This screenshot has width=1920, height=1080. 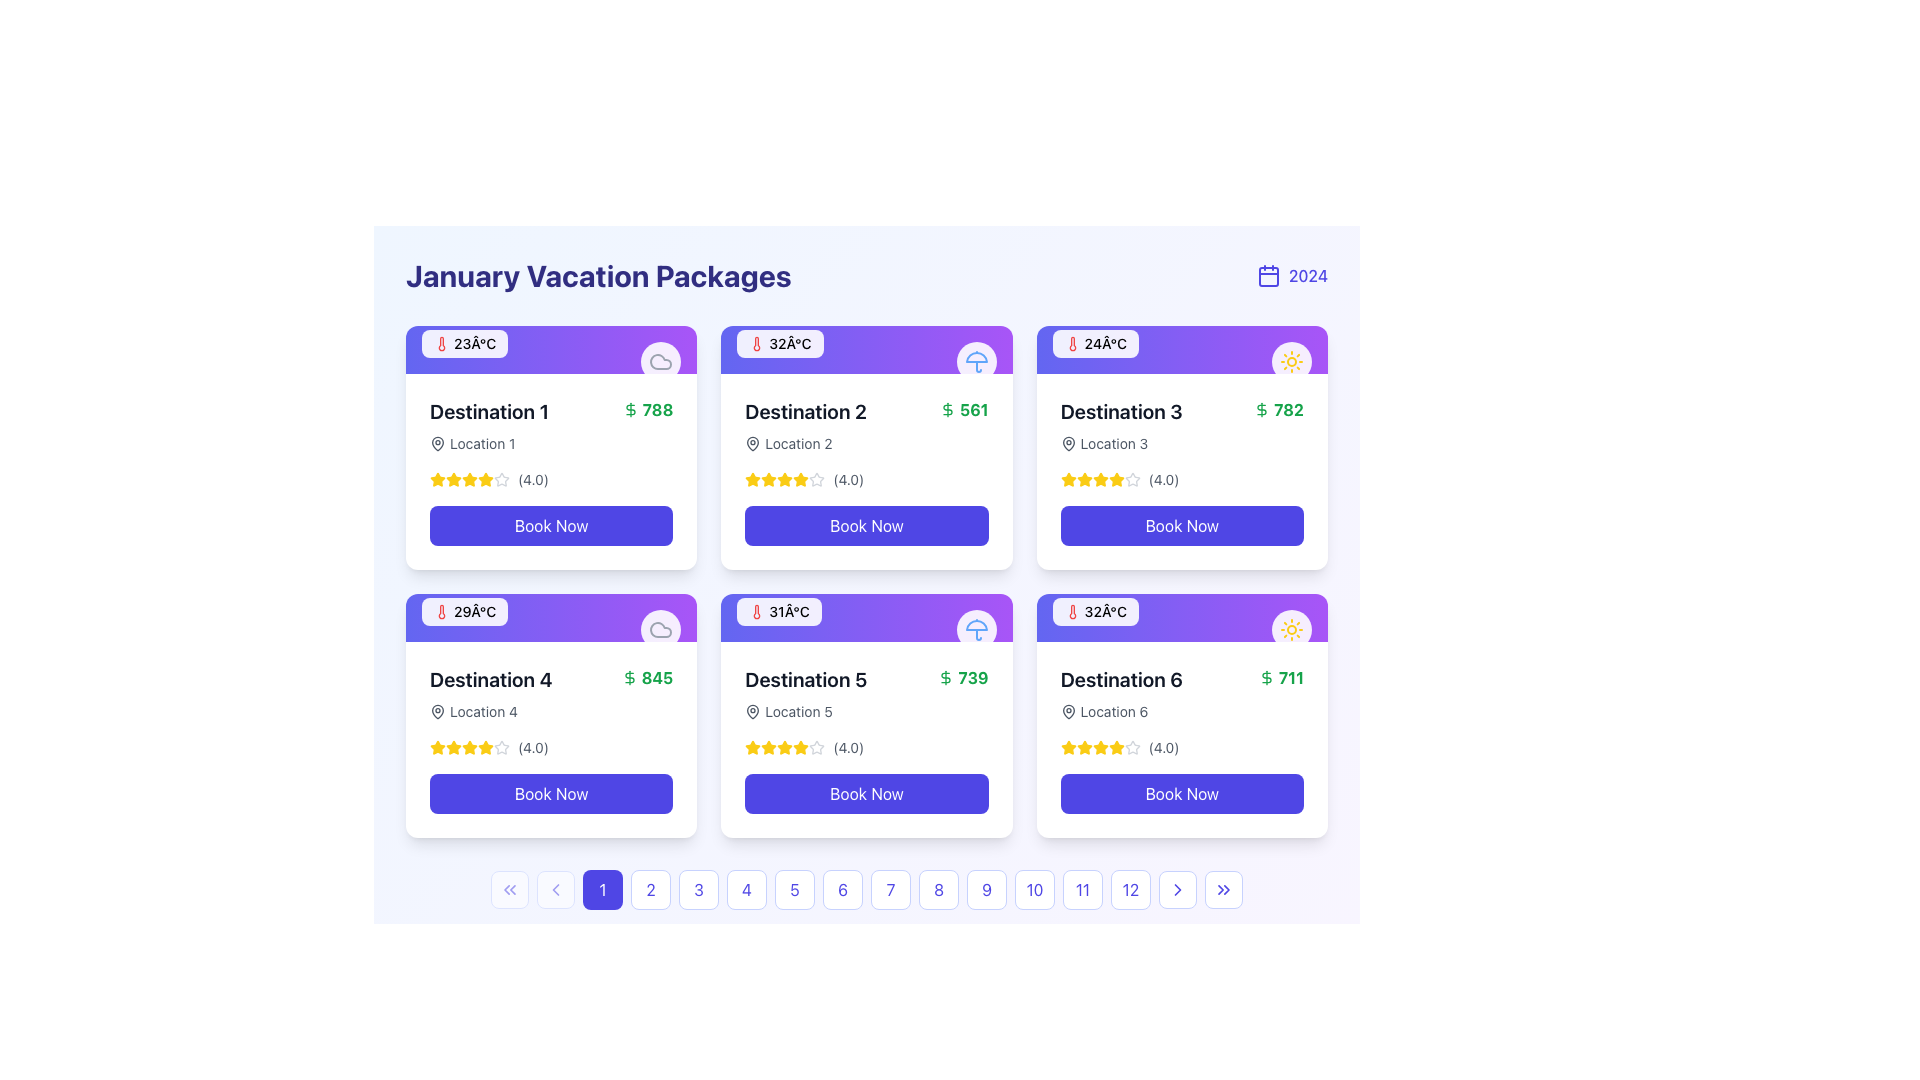 What do you see at coordinates (756, 342) in the screenshot?
I see `the temperature icon located in the header section of the card for 'Destination 2', which provides contextual climate information` at bounding box center [756, 342].